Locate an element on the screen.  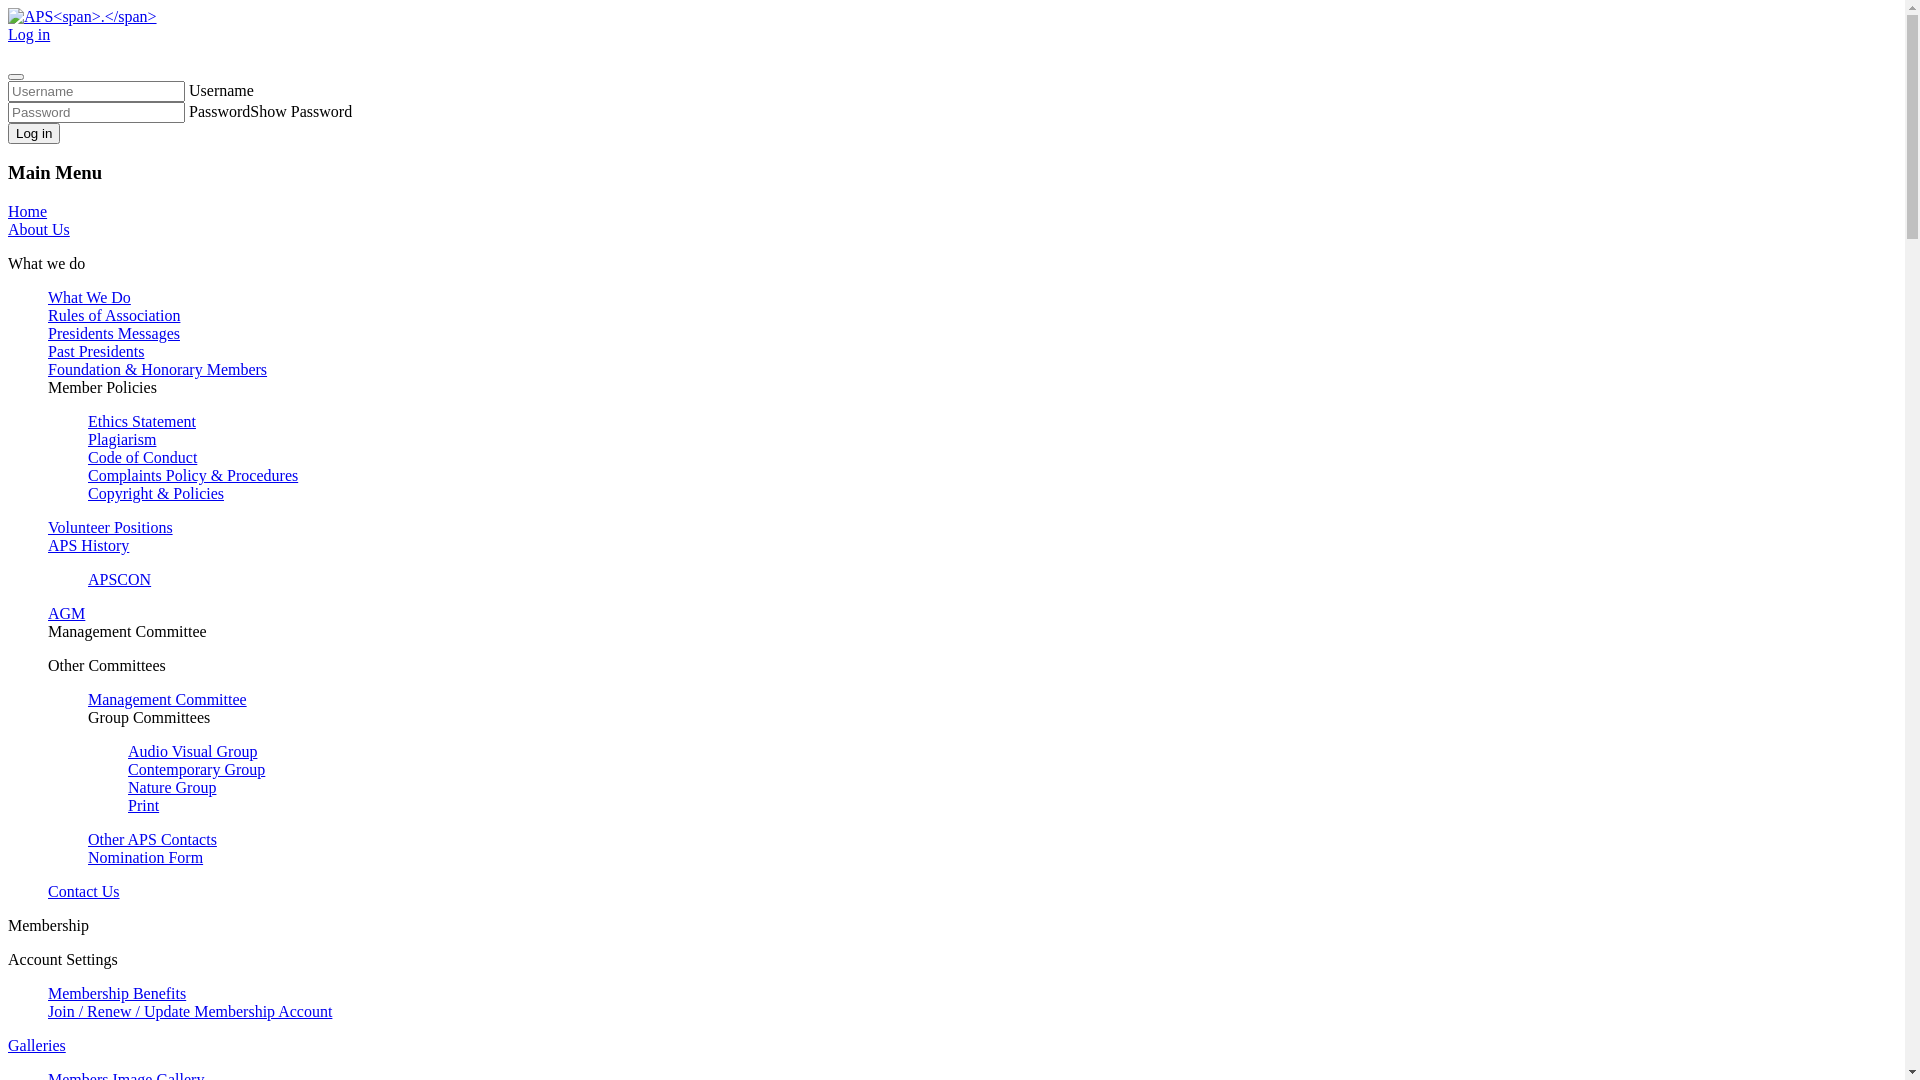
'Volunteer Positions' is located at coordinates (109, 526).